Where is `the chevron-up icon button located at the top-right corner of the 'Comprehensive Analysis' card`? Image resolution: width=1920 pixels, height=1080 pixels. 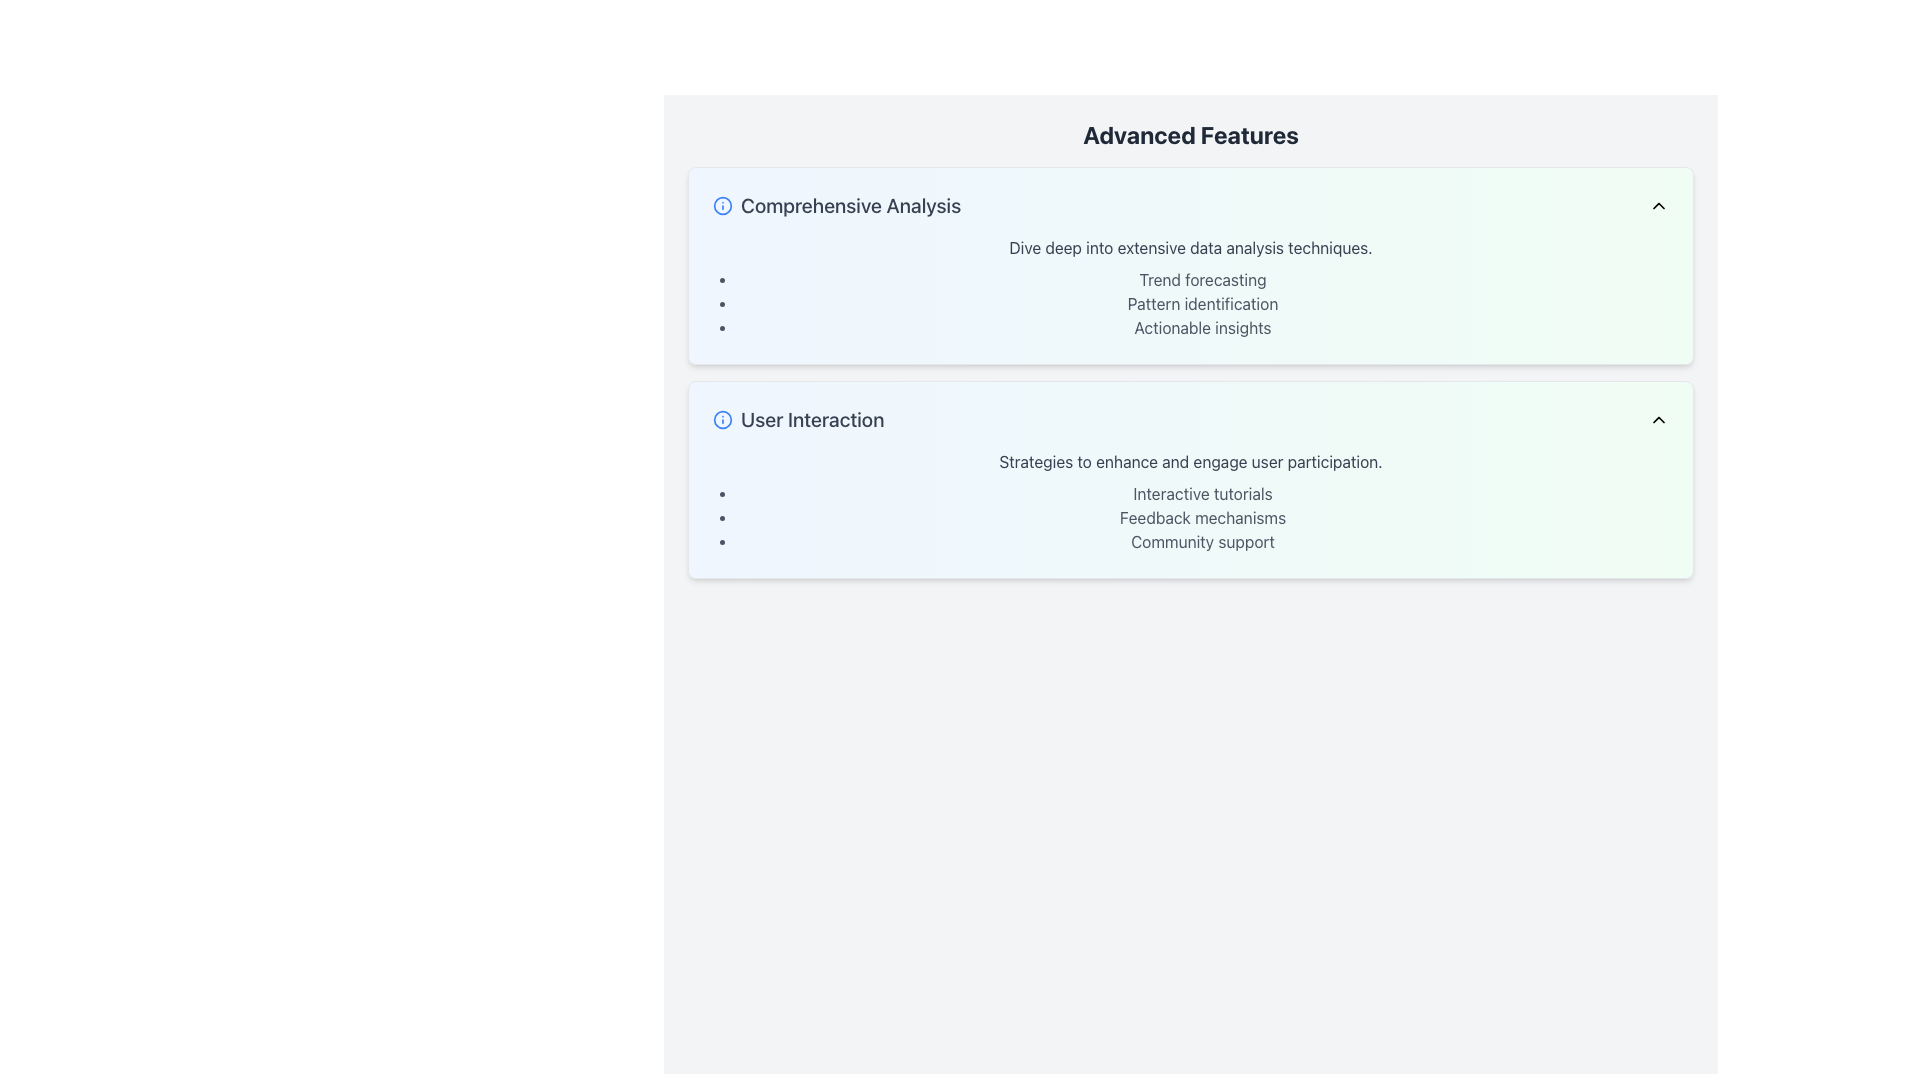 the chevron-up icon button located at the top-right corner of the 'Comprehensive Analysis' card is located at coordinates (1659, 205).